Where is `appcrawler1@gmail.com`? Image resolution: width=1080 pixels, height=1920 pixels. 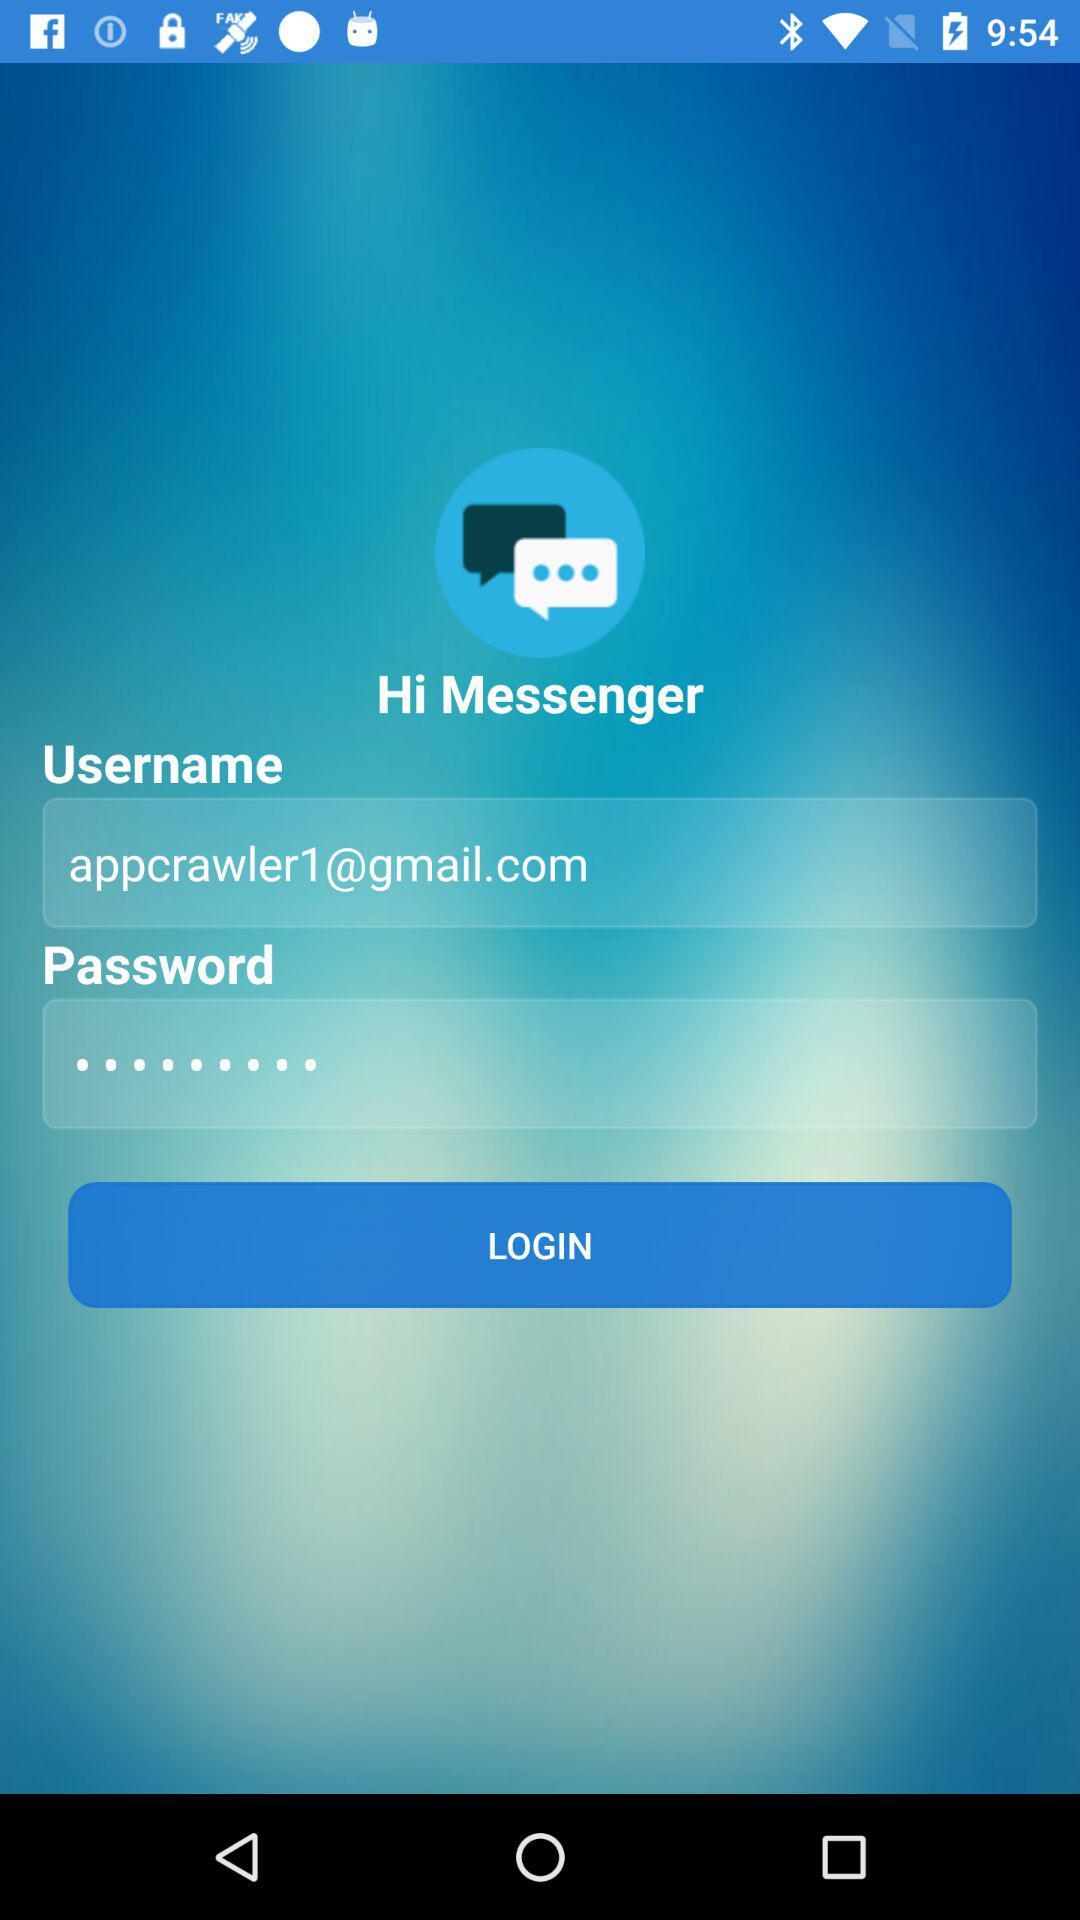
appcrawler1@gmail.com is located at coordinates (540, 862).